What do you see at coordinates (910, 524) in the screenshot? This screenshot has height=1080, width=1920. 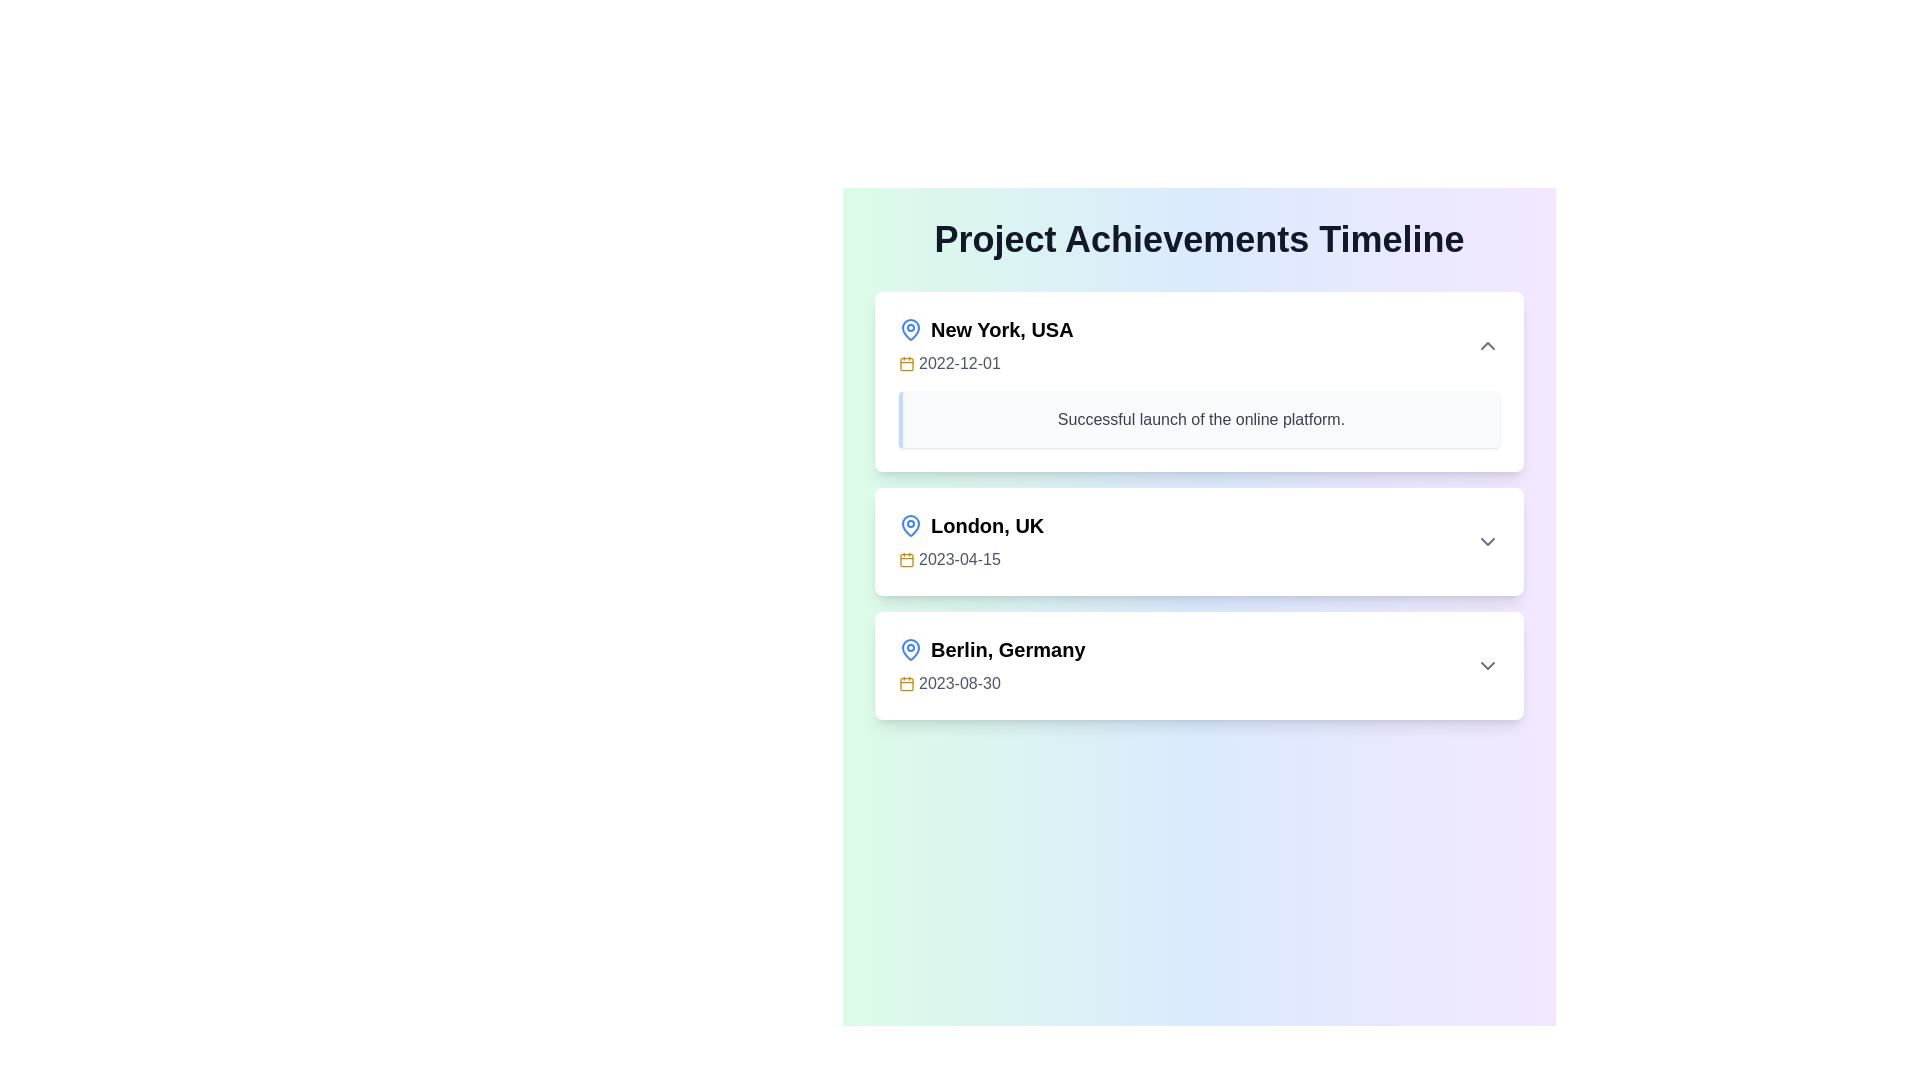 I see `the geographic location icon representing 'London, UK', which is the first icon to the left of the text within its card` at bounding box center [910, 524].